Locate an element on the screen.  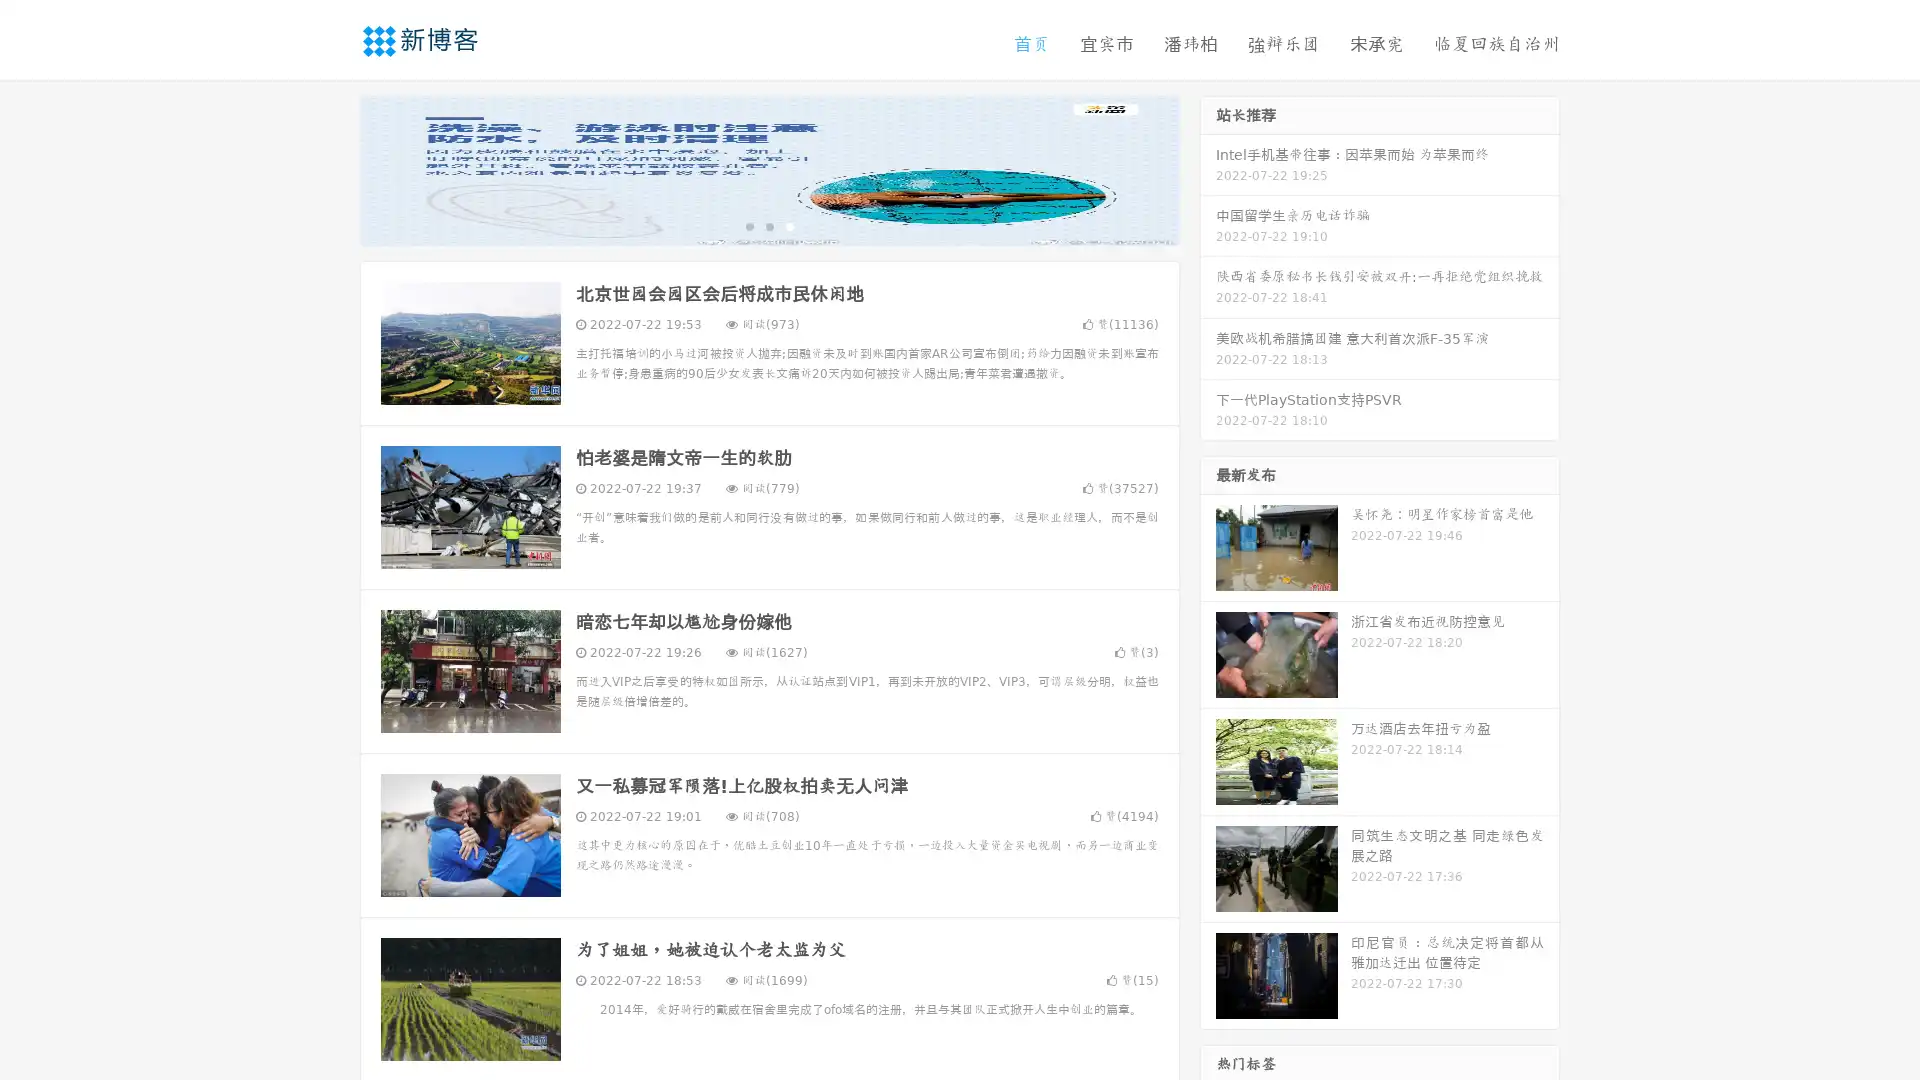
Go to slide 2 is located at coordinates (768, 225).